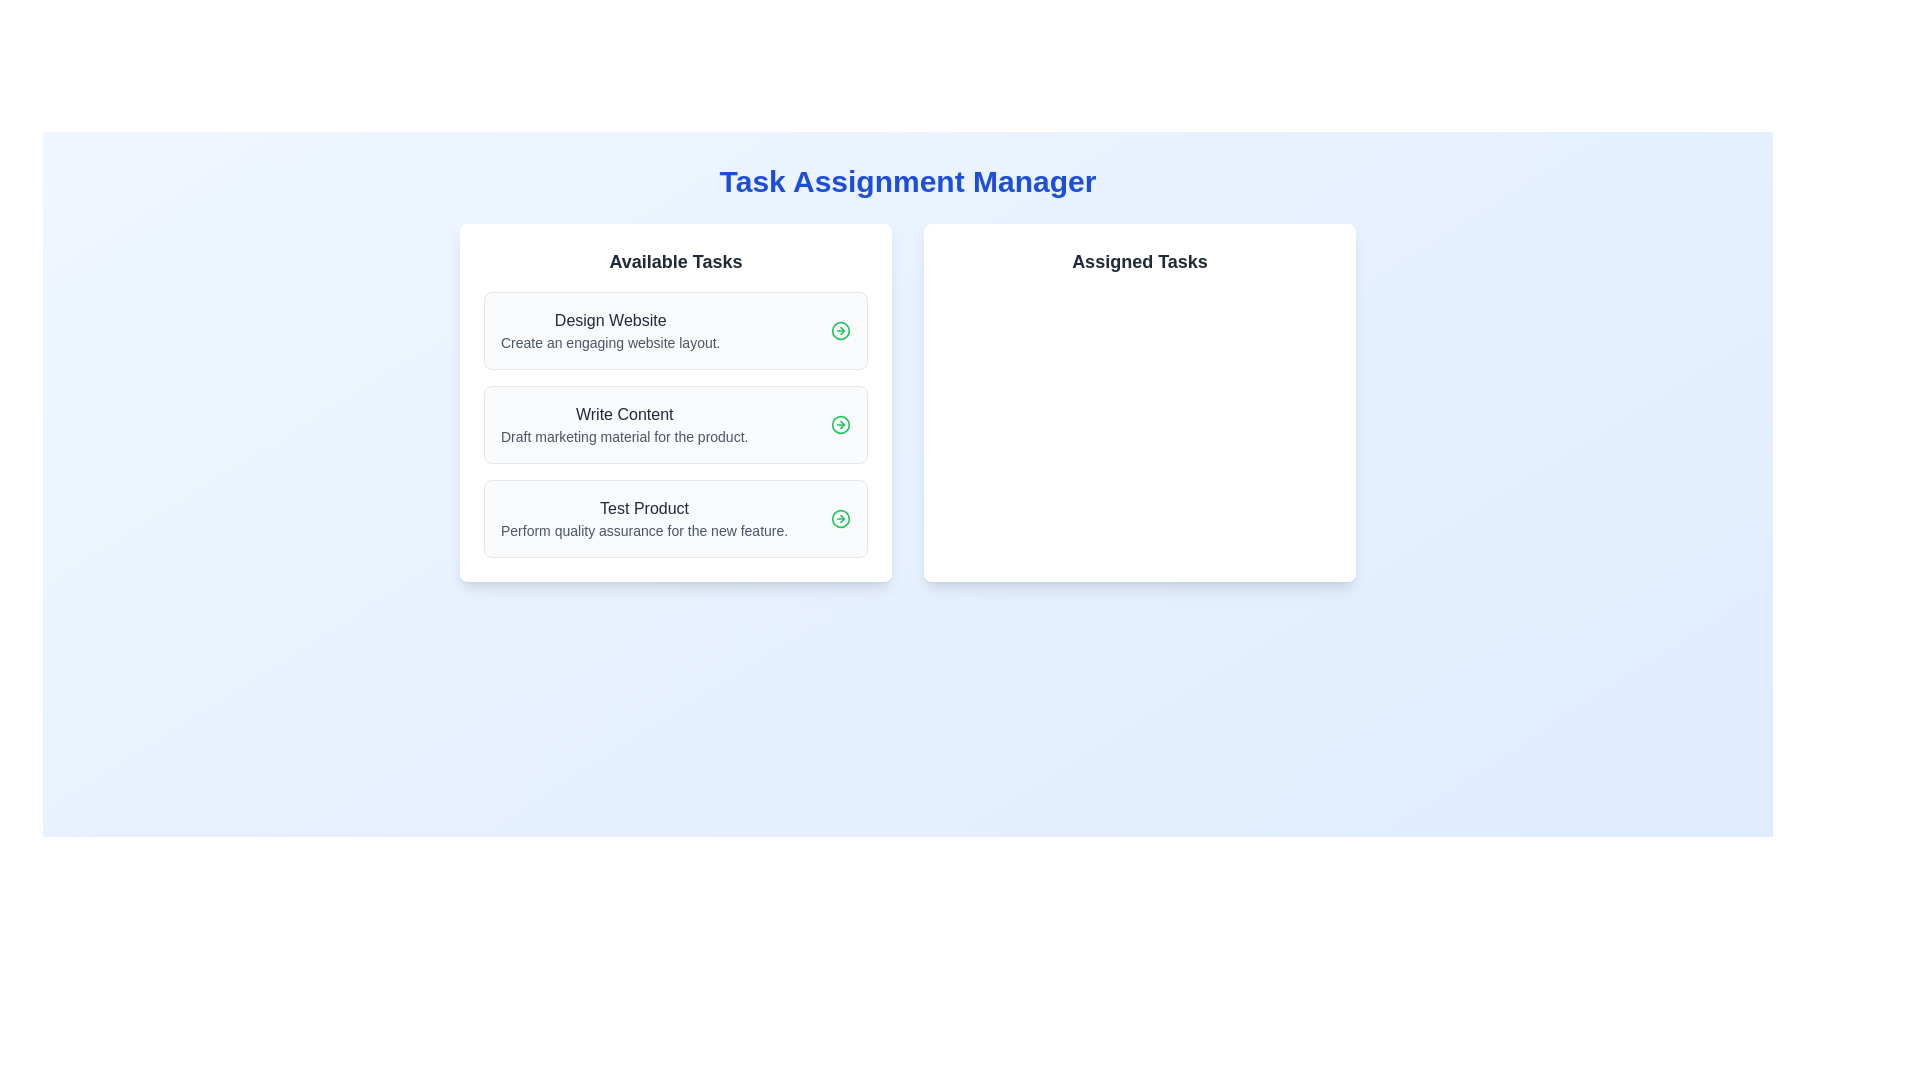 The width and height of the screenshot is (1920, 1080). I want to click on description in the text display area titled 'Write Content', which contains the instruction 'Draft marketing material for the product.', so click(623, 423).